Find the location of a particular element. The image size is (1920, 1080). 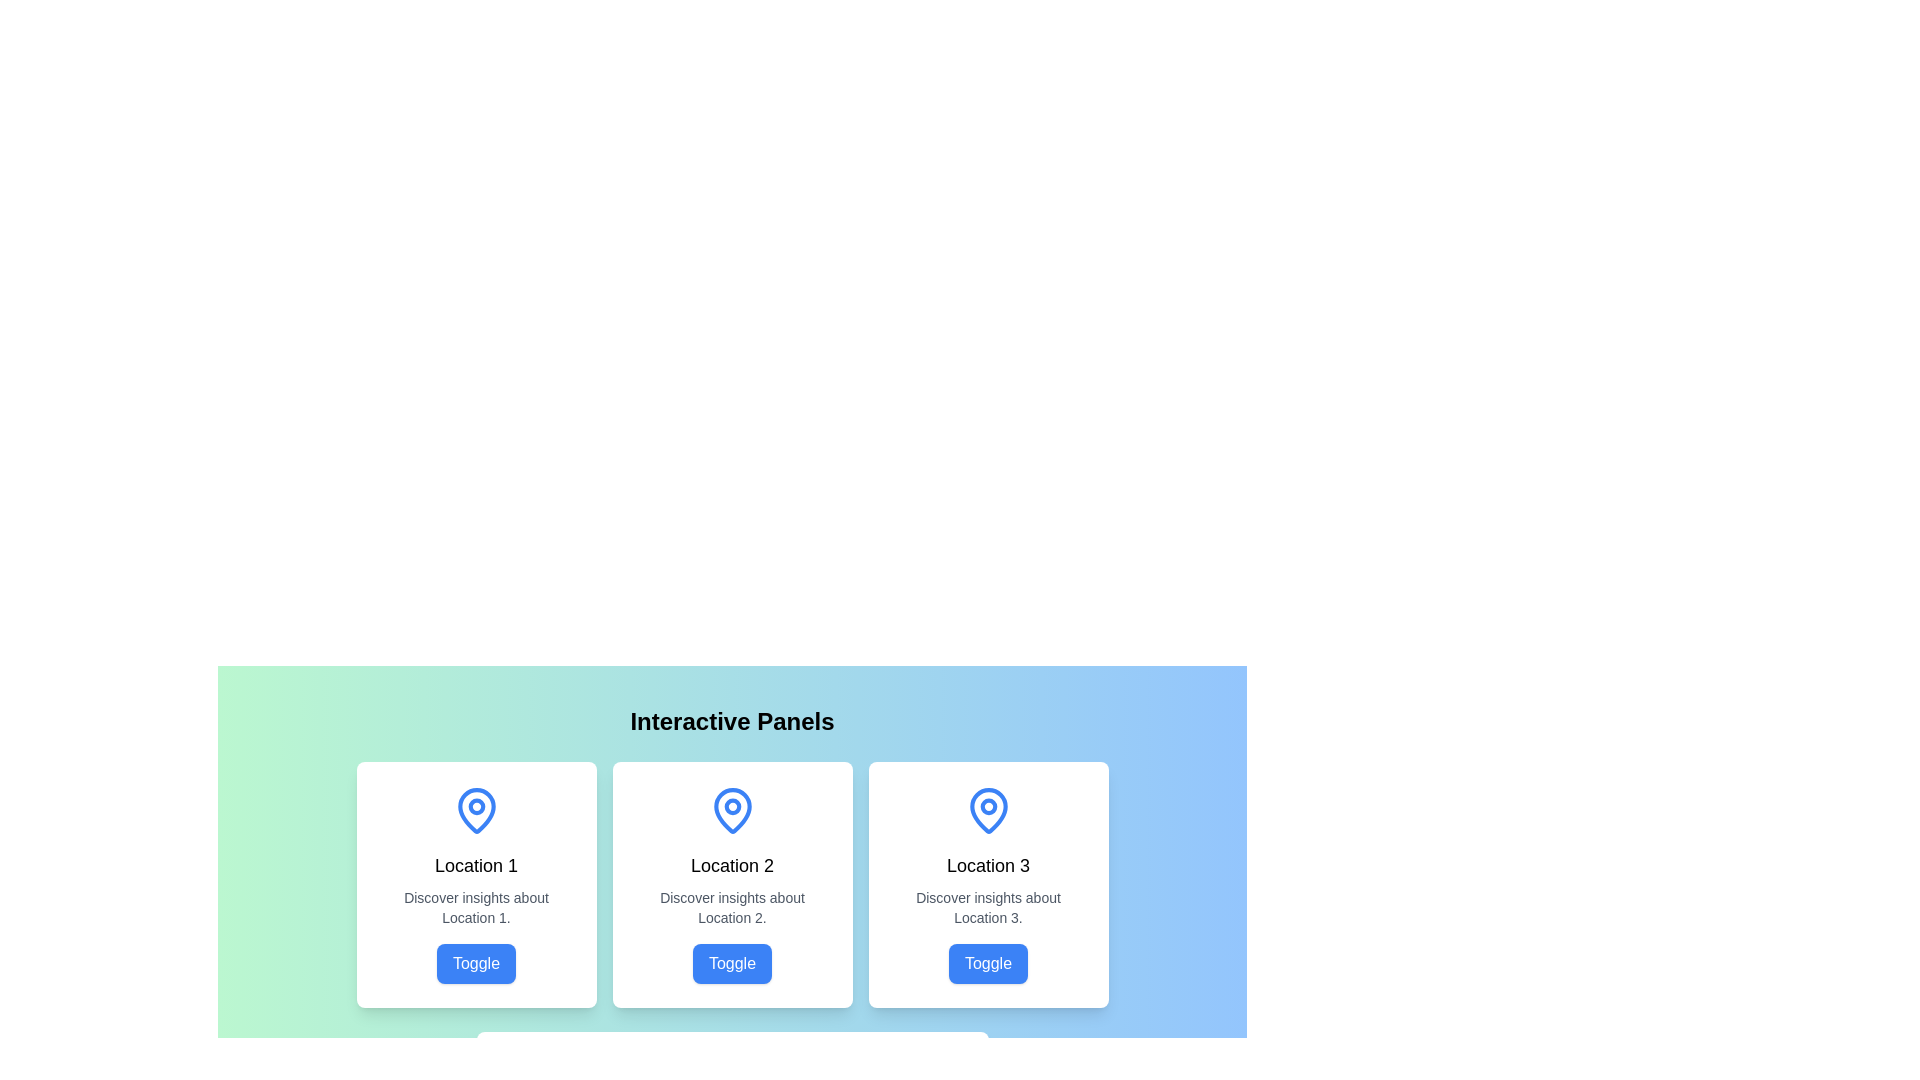

the button located at the bottom-center of the 'Location 1' panel is located at coordinates (475, 963).